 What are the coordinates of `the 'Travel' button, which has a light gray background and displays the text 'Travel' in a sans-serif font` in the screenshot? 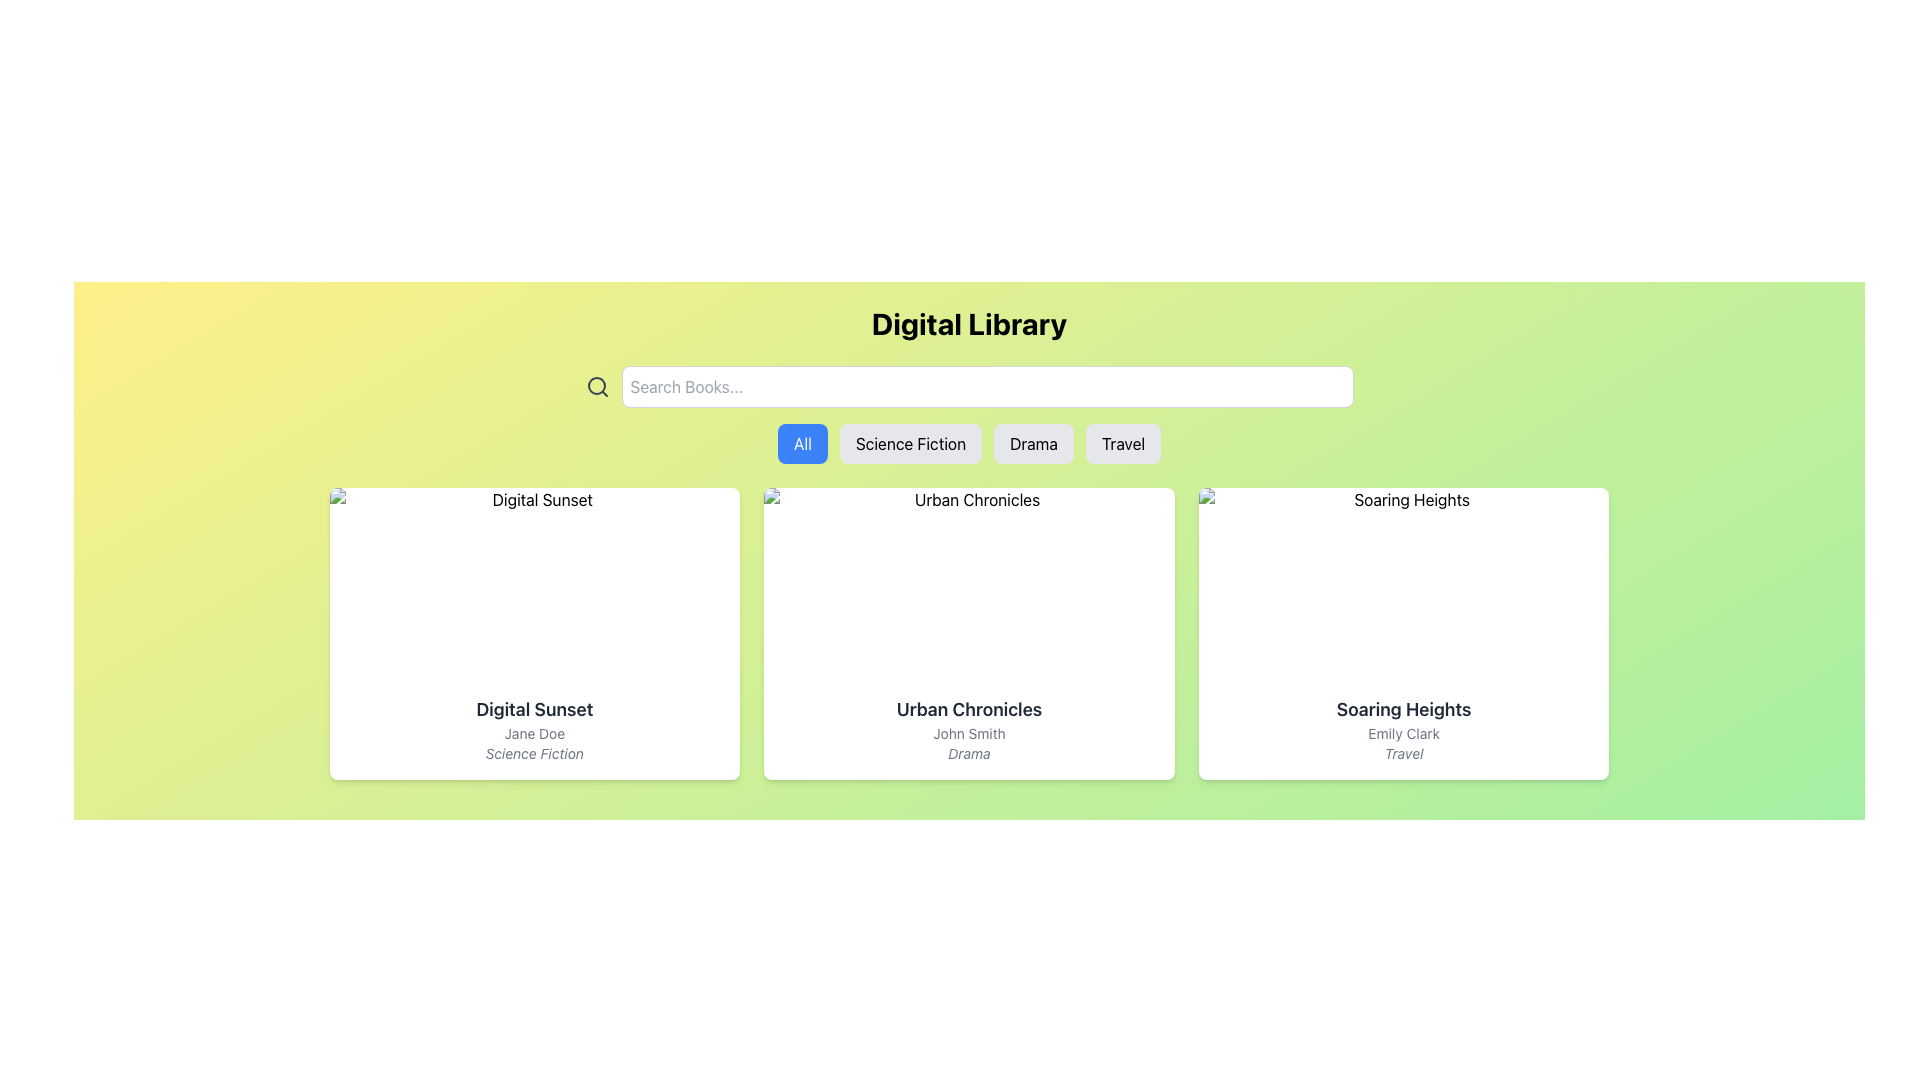 It's located at (1123, 442).